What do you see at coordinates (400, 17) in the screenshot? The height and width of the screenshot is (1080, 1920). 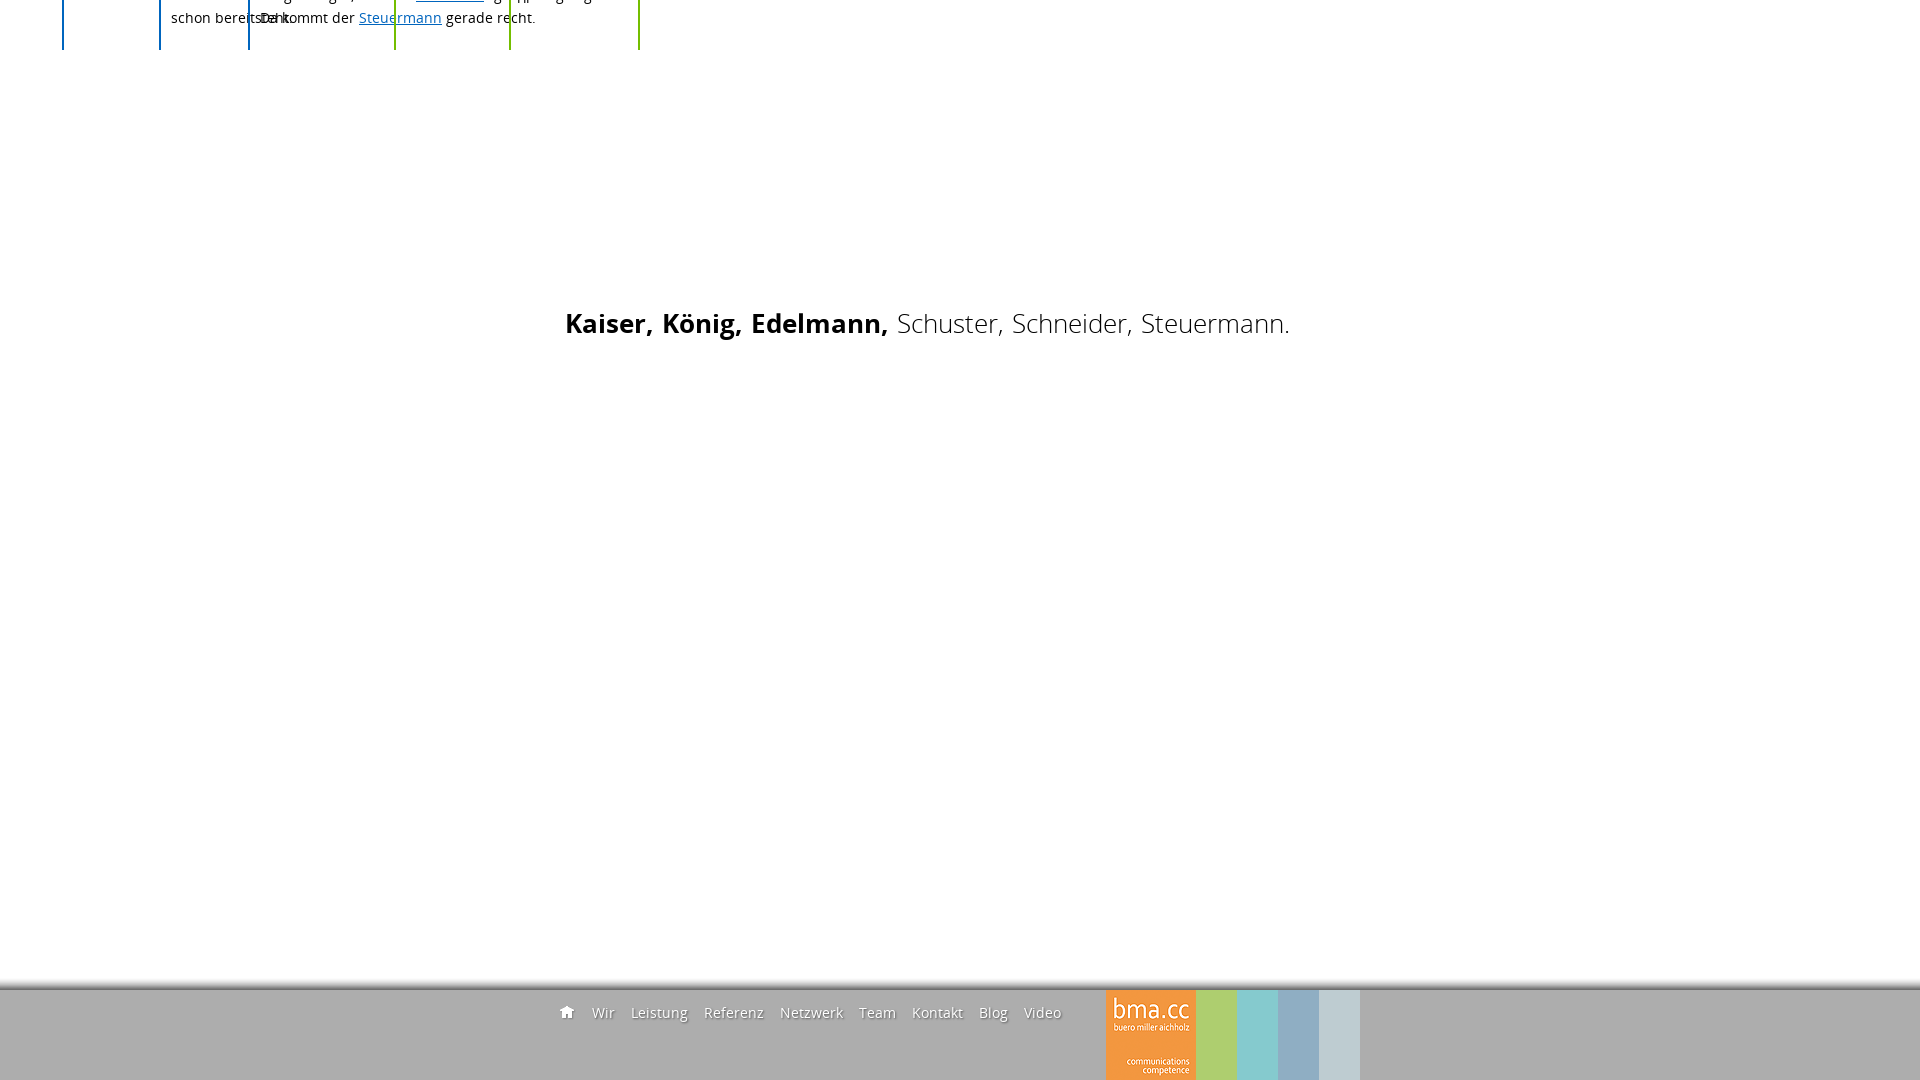 I see `'Steuermann'` at bounding box center [400, 17].